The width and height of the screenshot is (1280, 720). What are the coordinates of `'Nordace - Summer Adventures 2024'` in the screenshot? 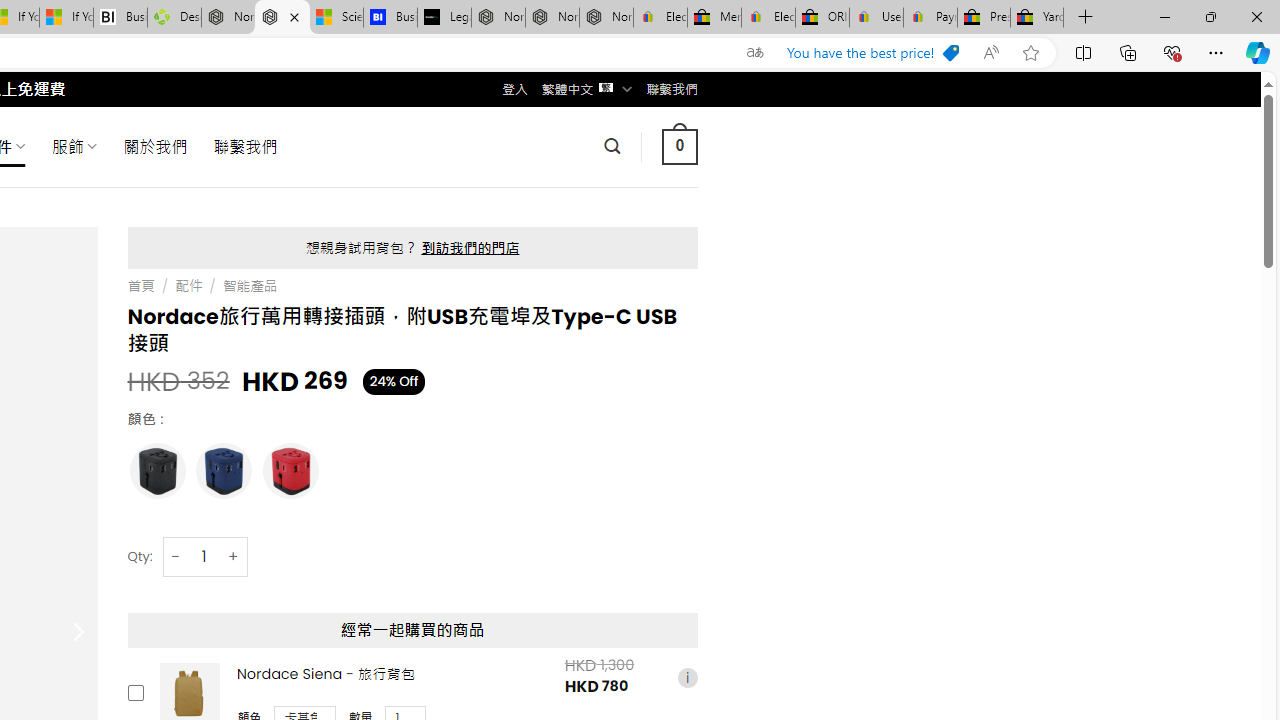 It's located at (228, 17).